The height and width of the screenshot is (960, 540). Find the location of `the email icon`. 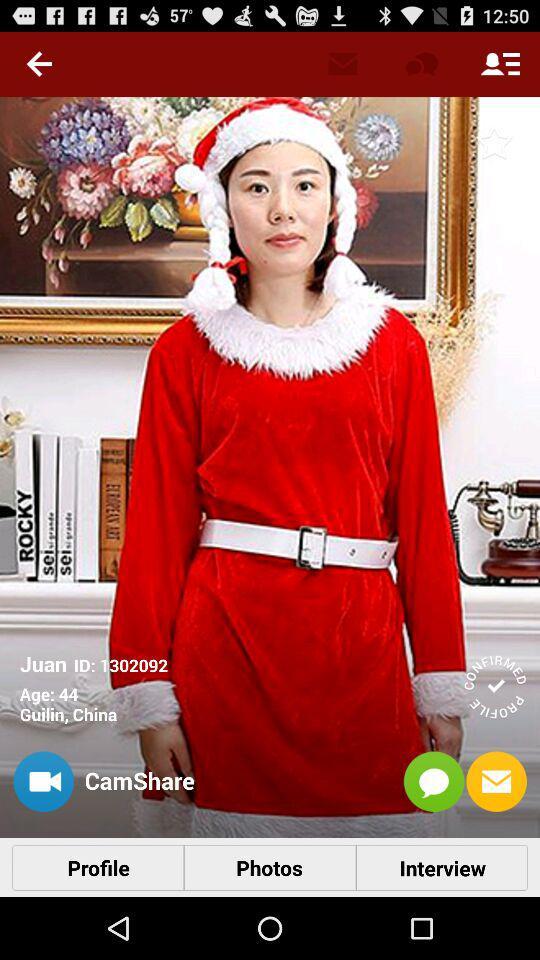

the email icon is located at coordinates (495, 836).